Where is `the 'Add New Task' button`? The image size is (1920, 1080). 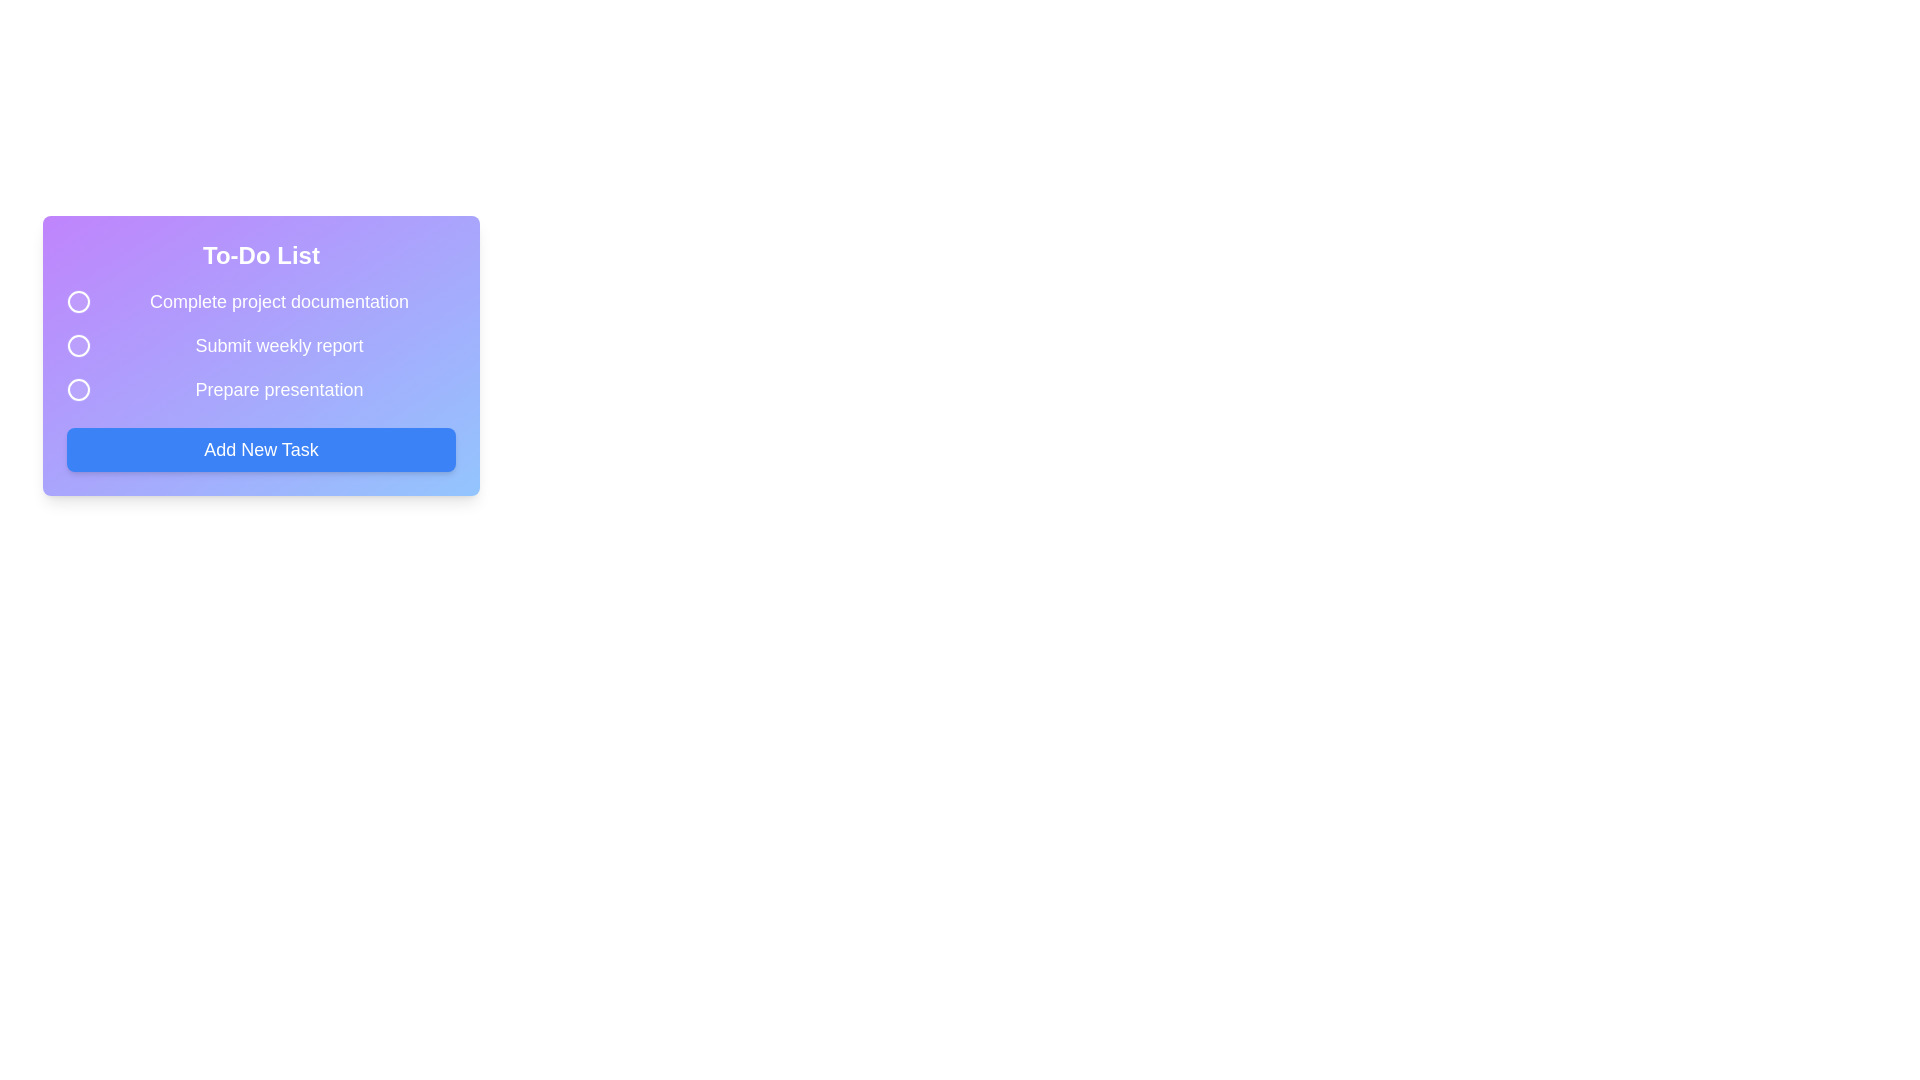 the 'Add New Task' button is located at coordinates (260, 450).